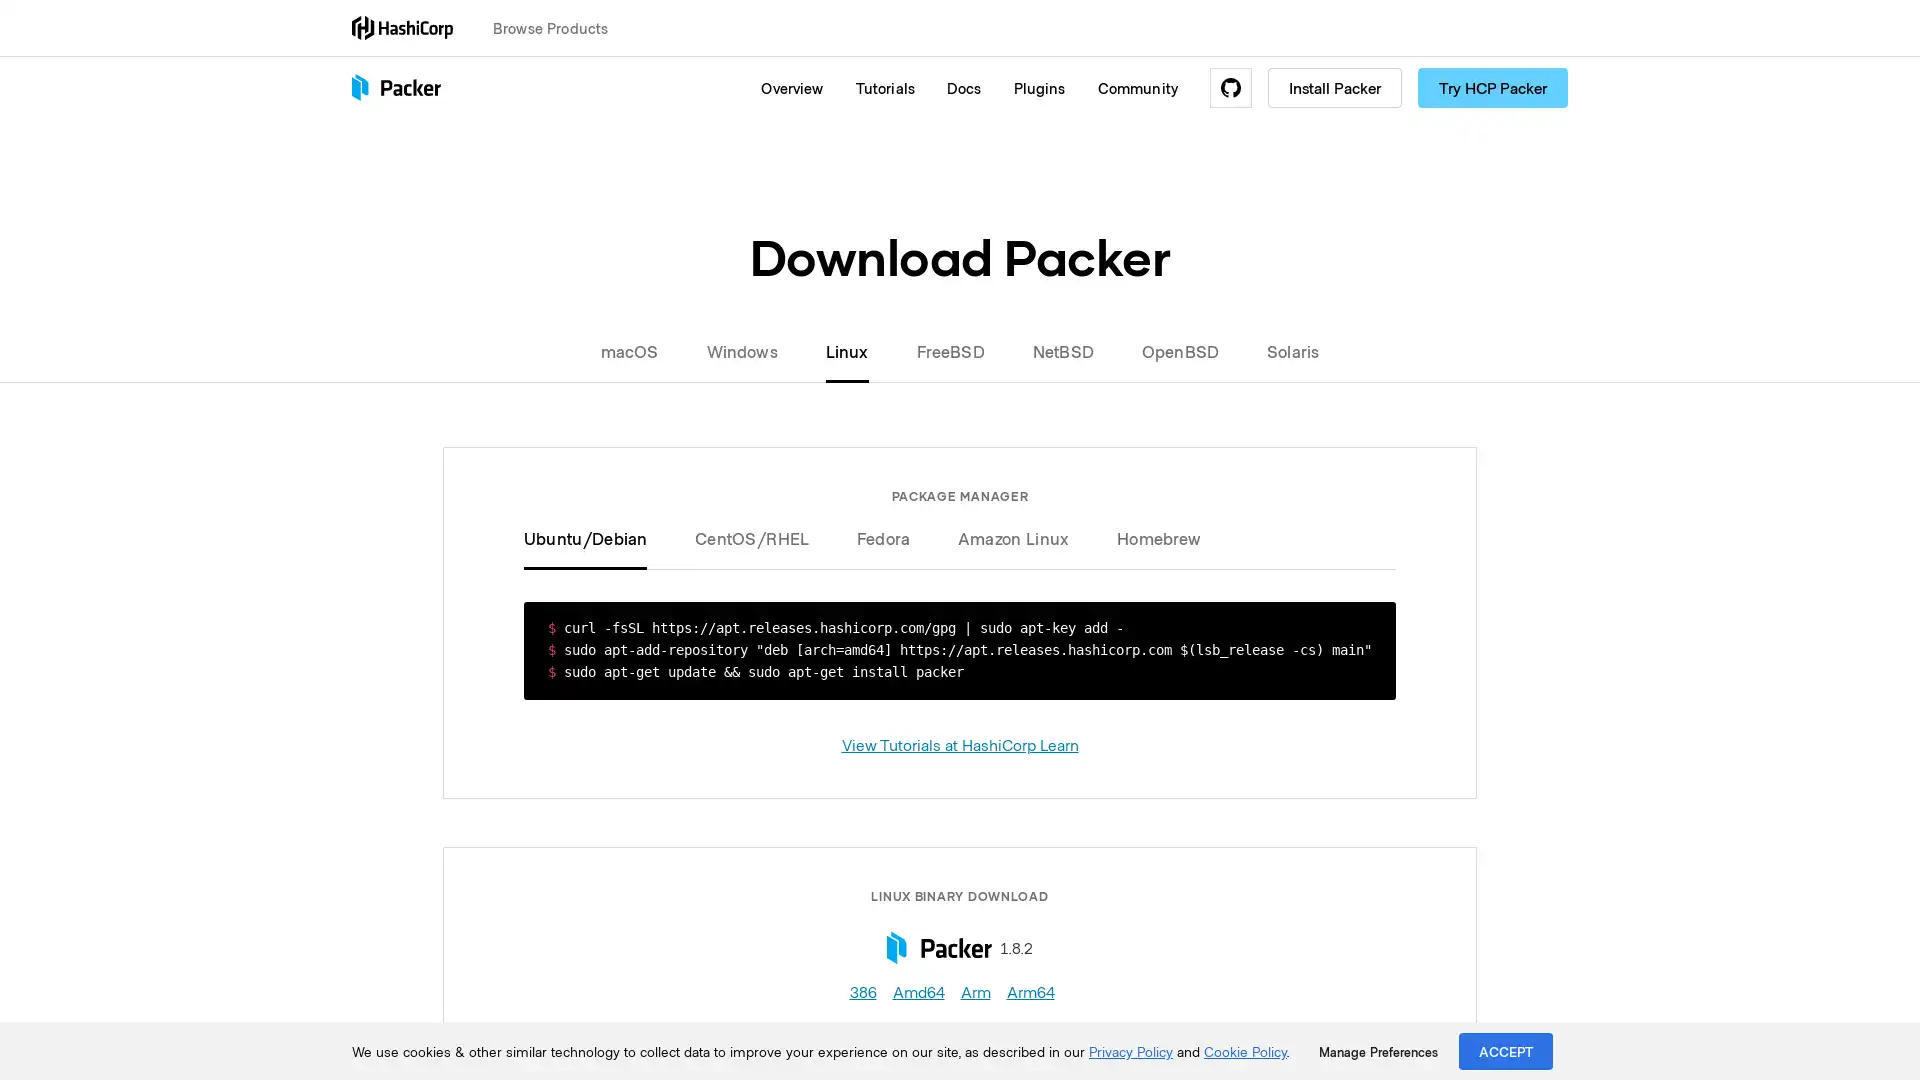 This screenshot has height=1080, width=1920. Describe the element at coordinates (1061, 350) in the screenshot. I see `NetBSD` at that location.